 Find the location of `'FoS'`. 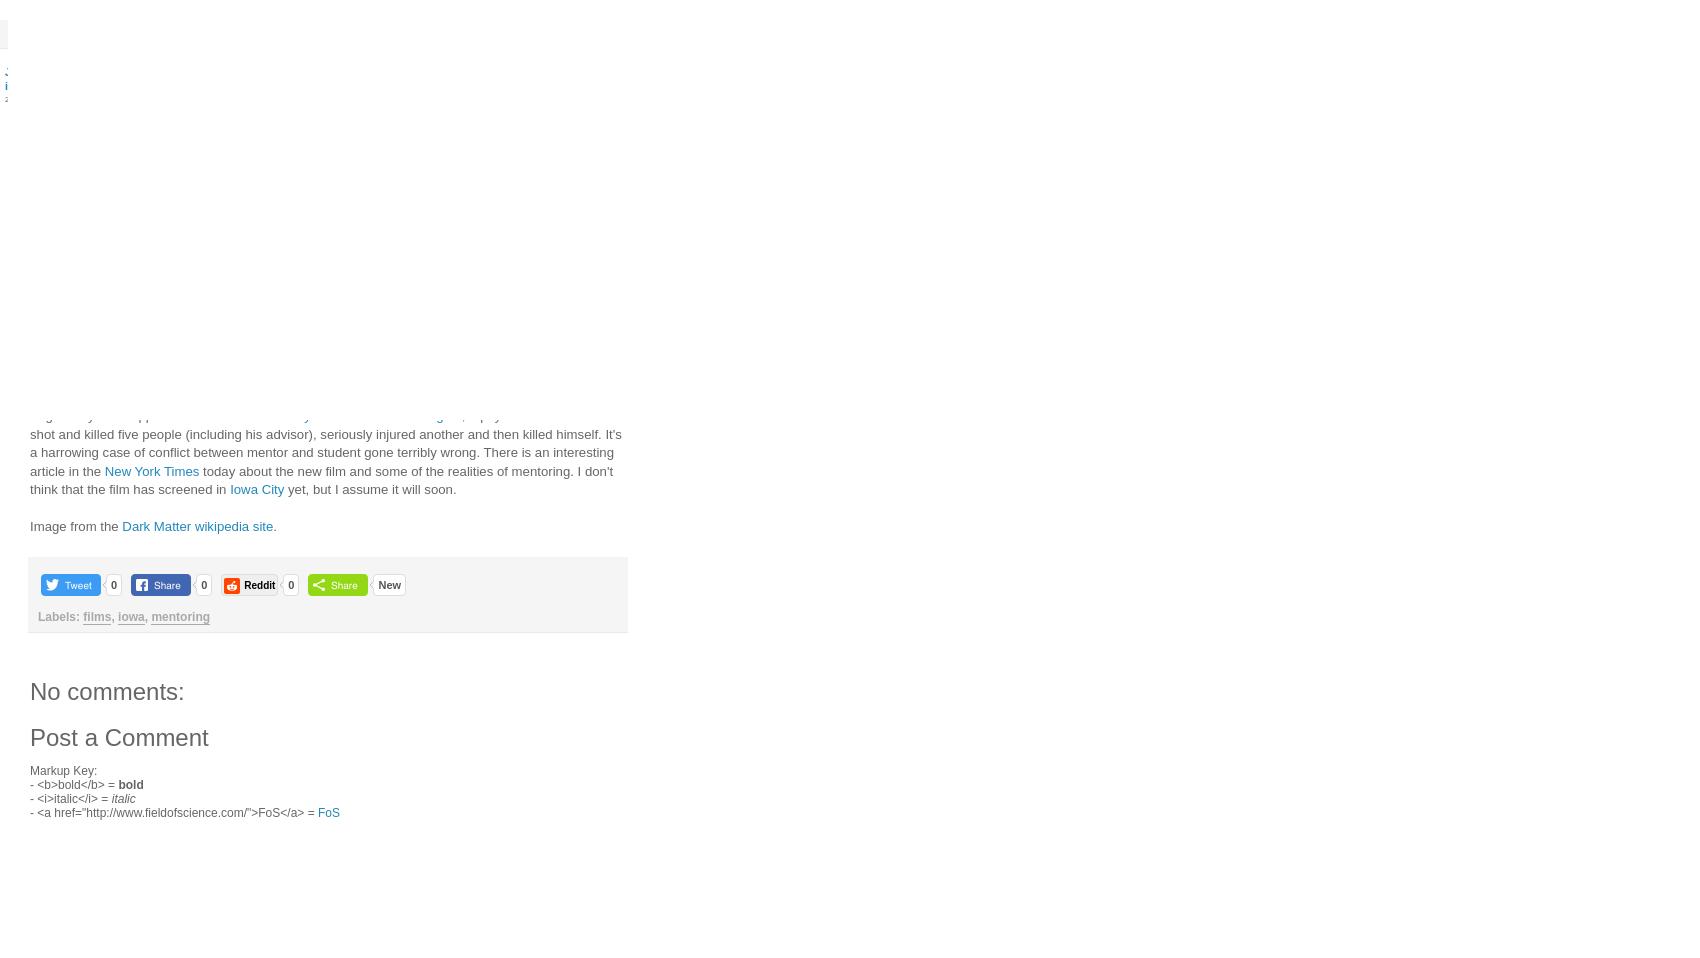

'FoS' is located at coordinates (327, 811).